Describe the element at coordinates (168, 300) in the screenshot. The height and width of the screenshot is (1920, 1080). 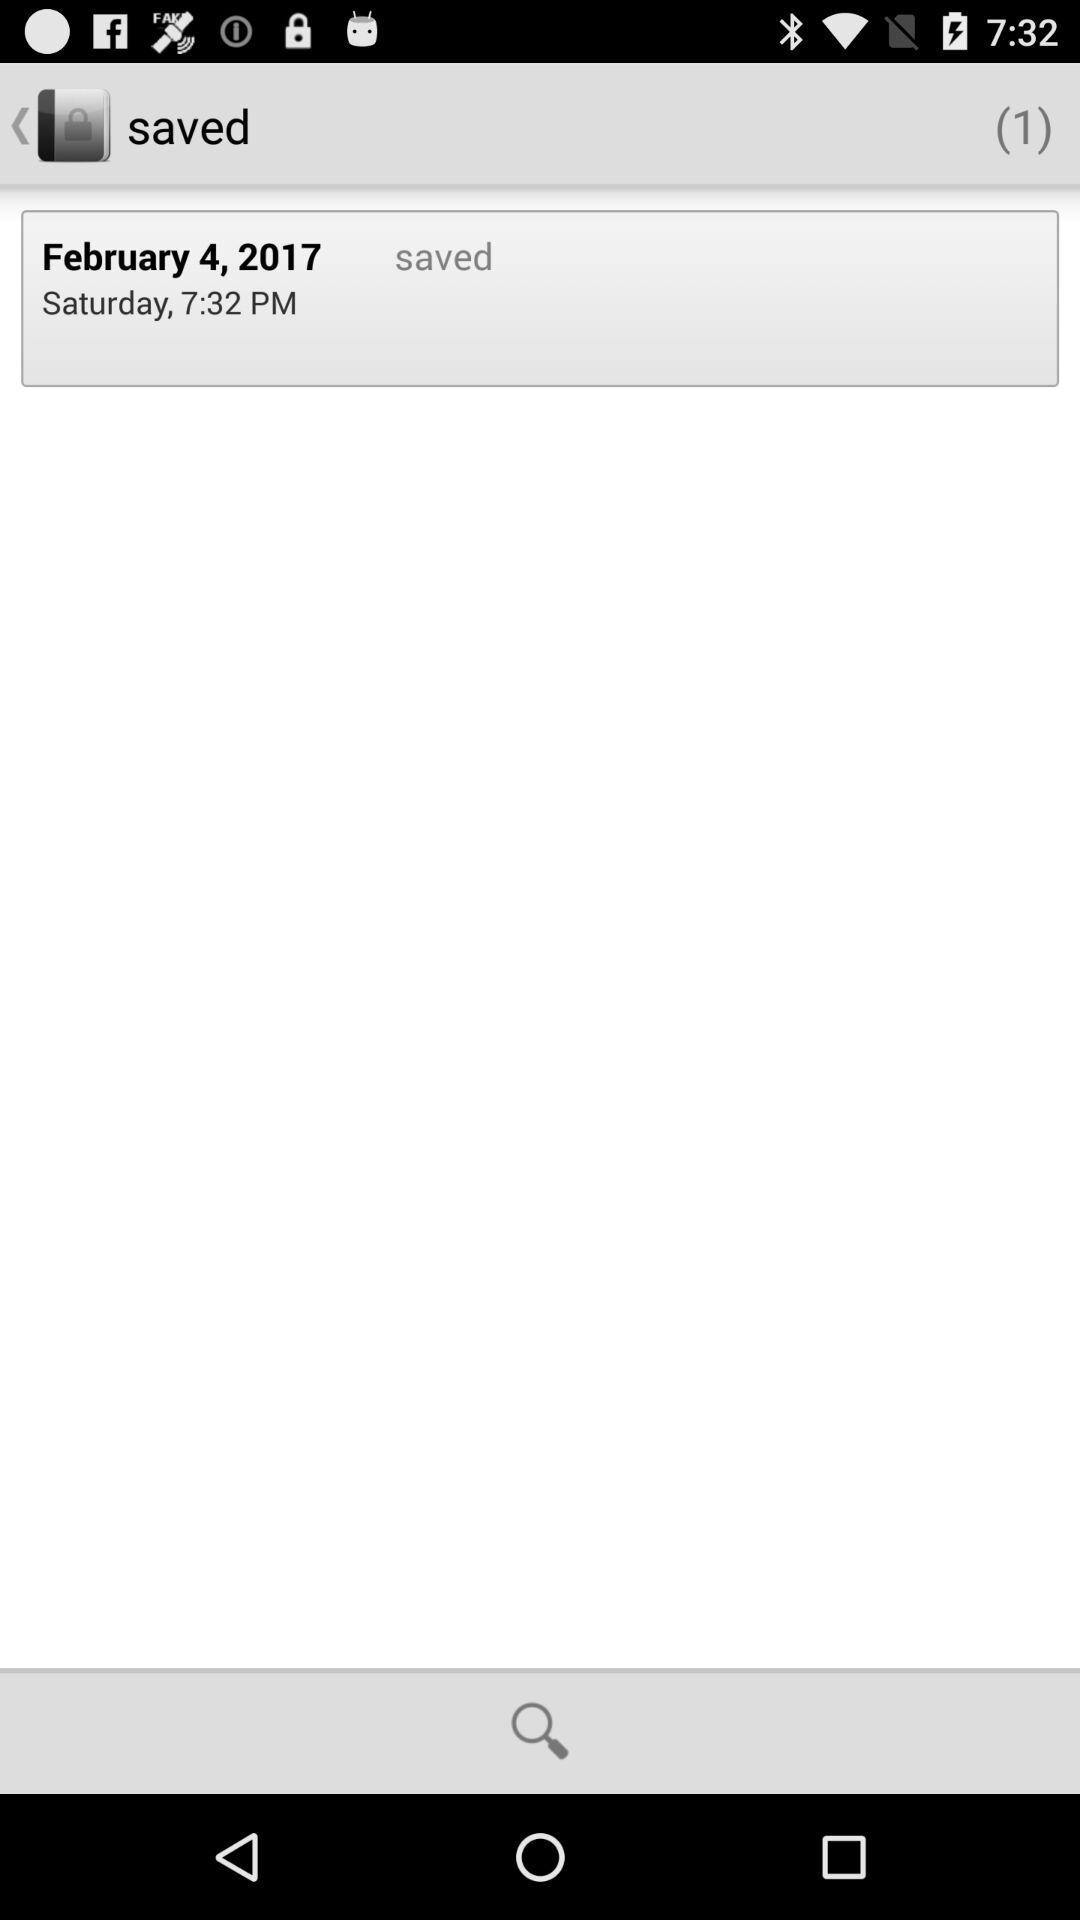
I see `the saturday 7 32 item` at that location.